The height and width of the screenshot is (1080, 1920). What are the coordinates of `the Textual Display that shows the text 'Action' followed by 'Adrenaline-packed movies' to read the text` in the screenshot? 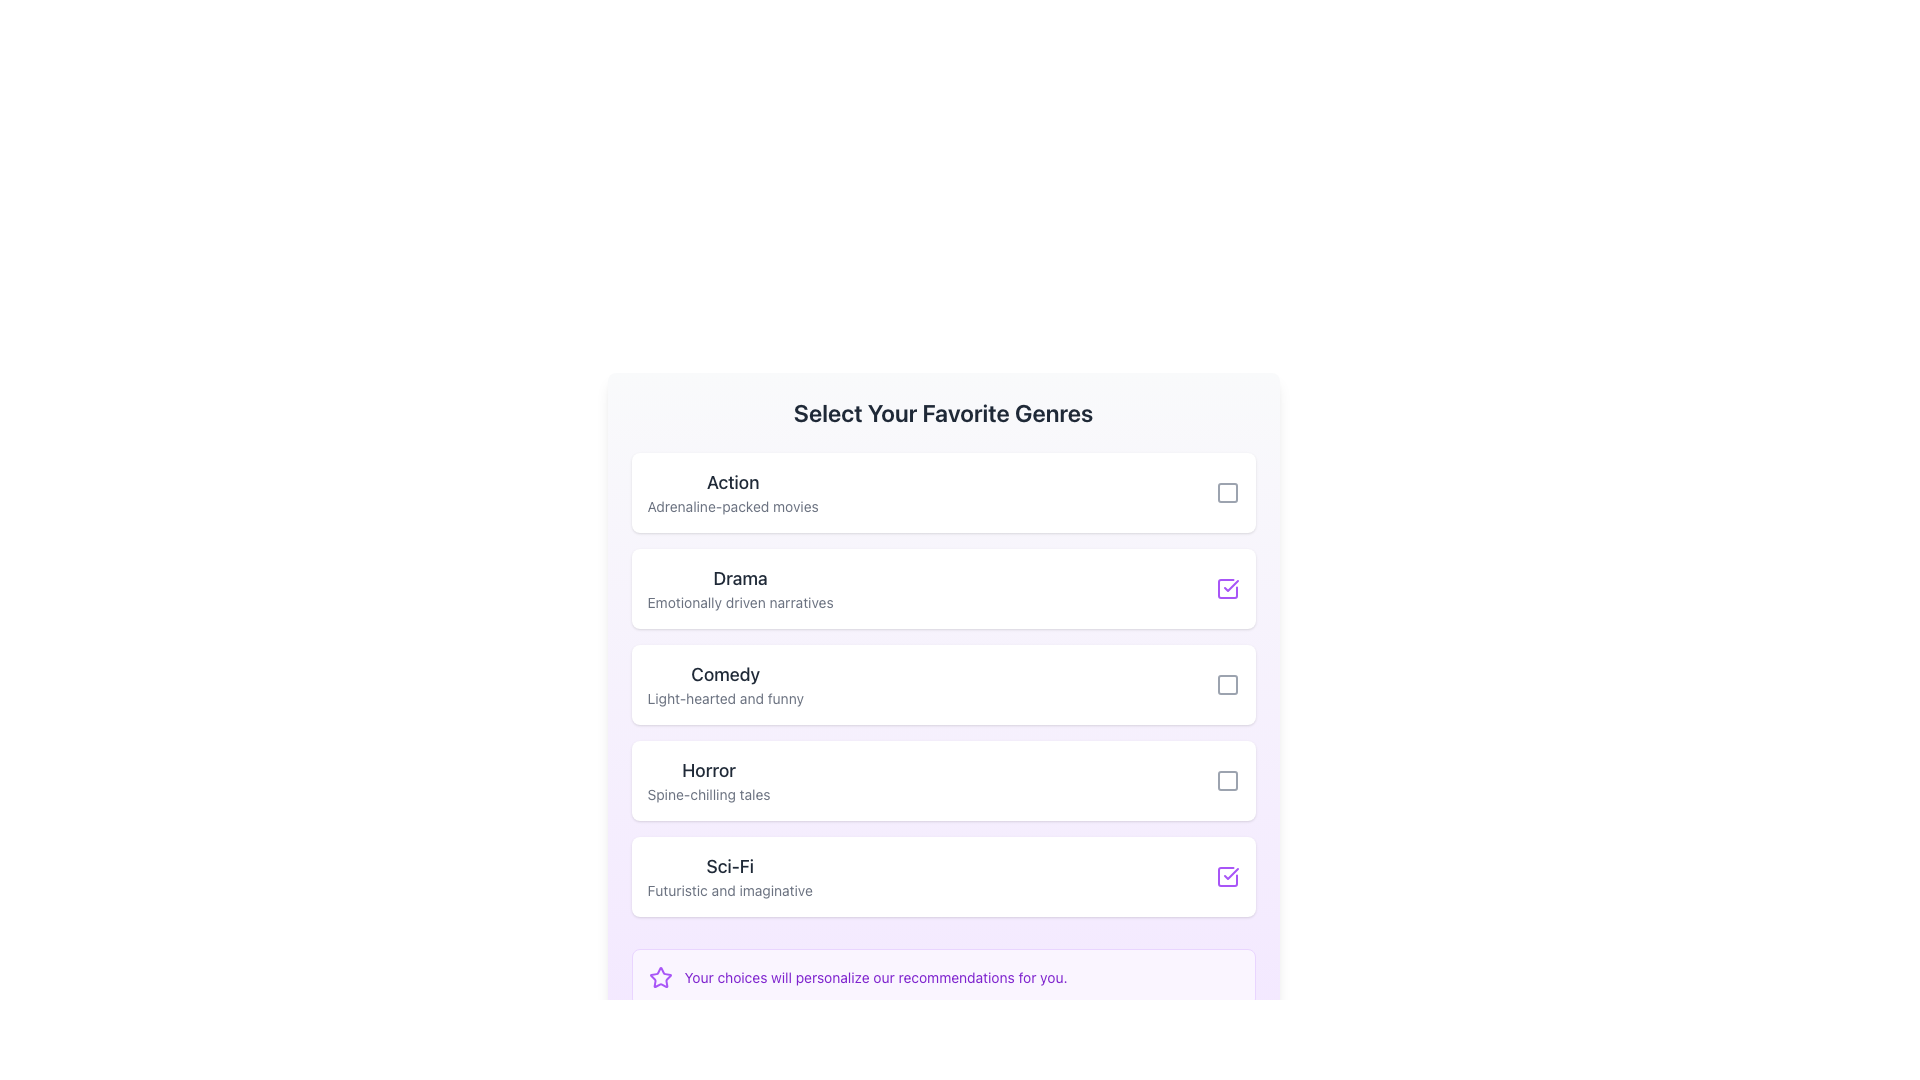 It's located at (732, 493).